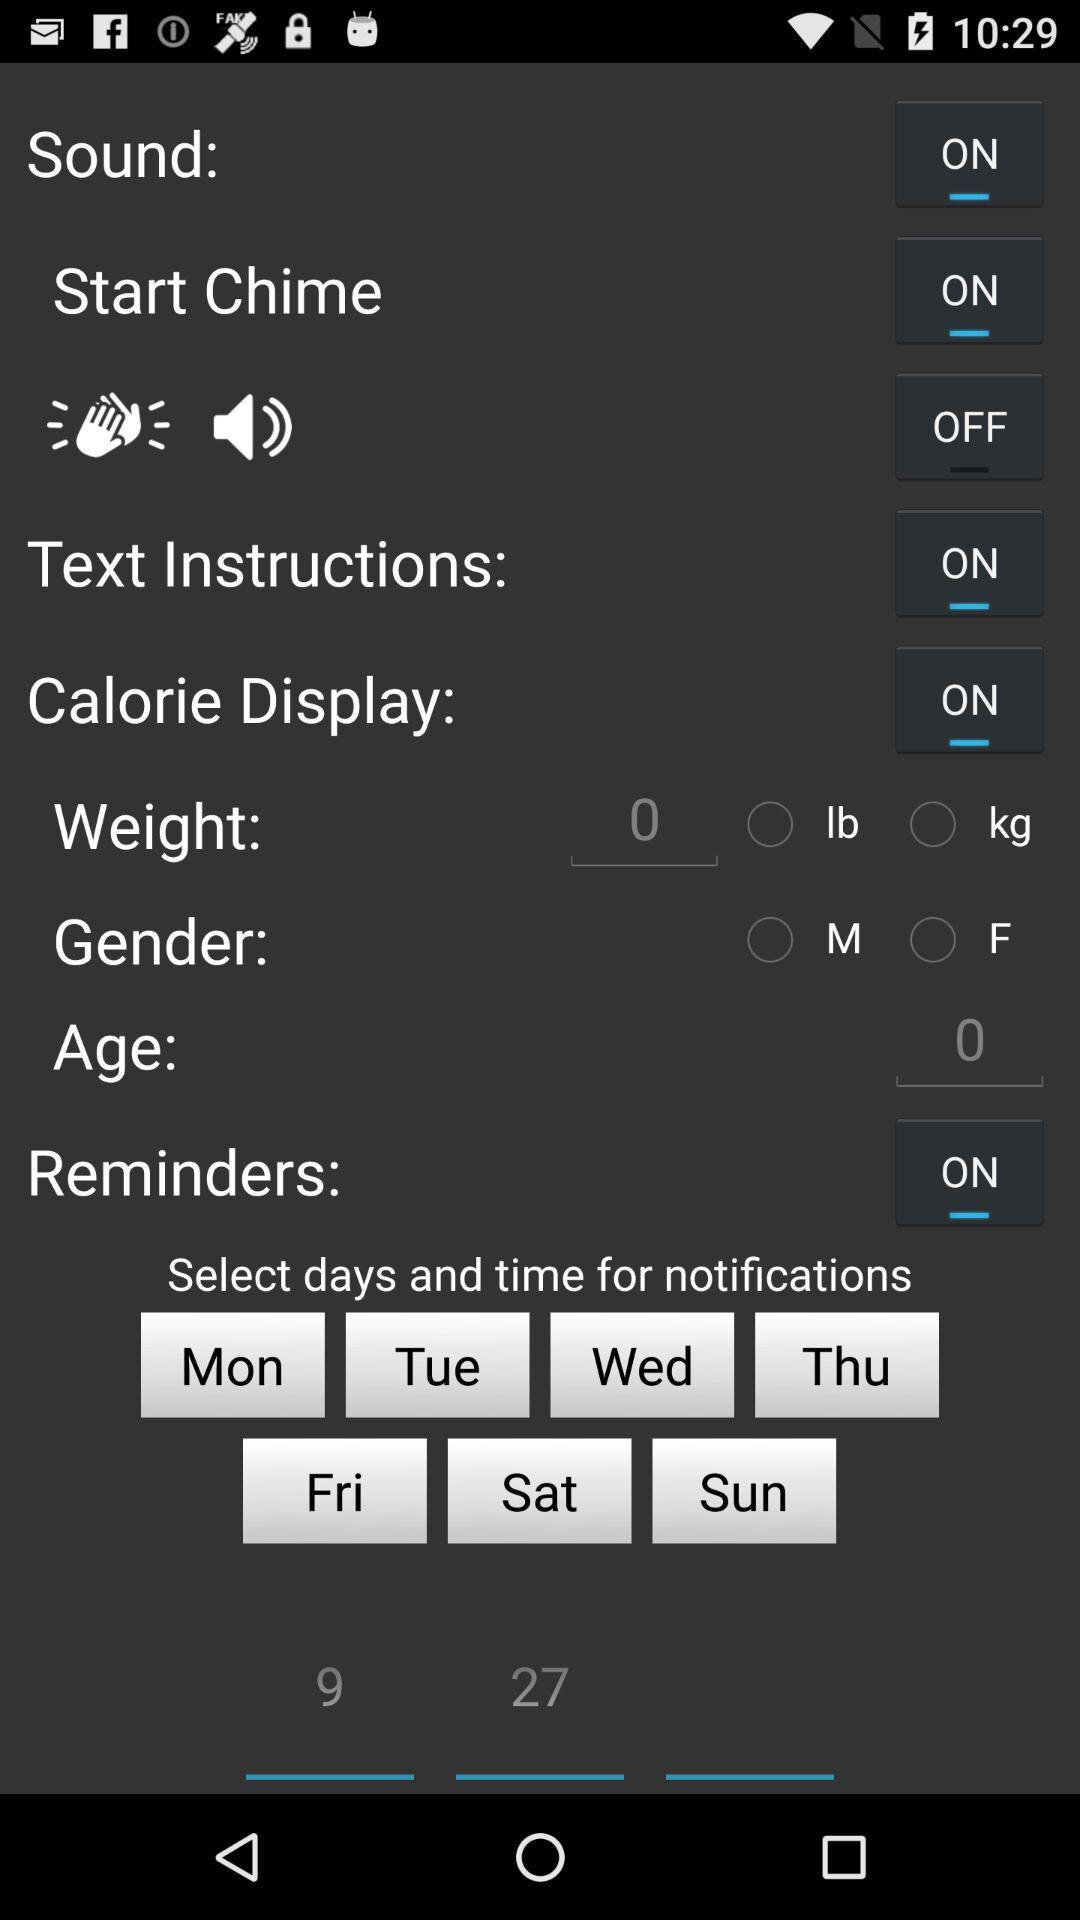 Image resolution: width=1080 pixels, height=1920 pixels. I want to click on pounds, so click(774, 824).